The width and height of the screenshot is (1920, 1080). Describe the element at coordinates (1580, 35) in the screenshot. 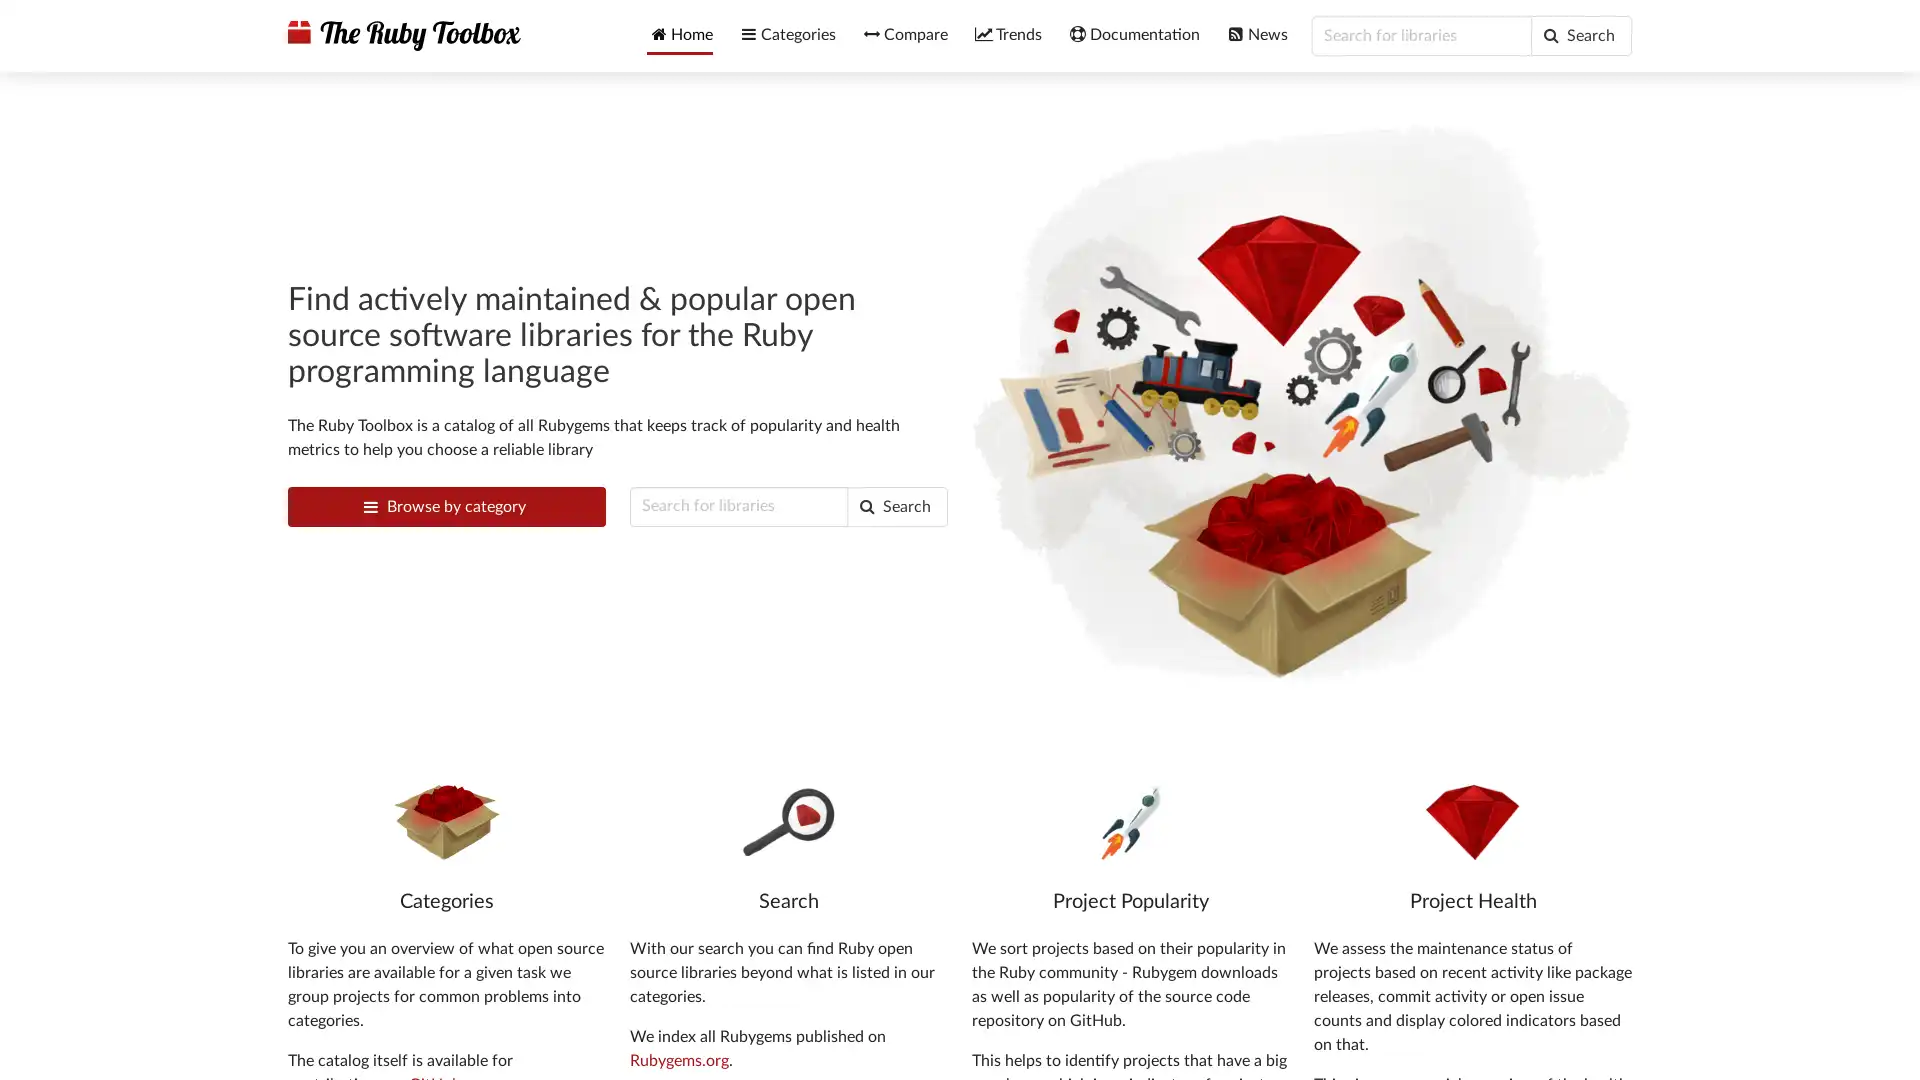

I see `Search` at that location.